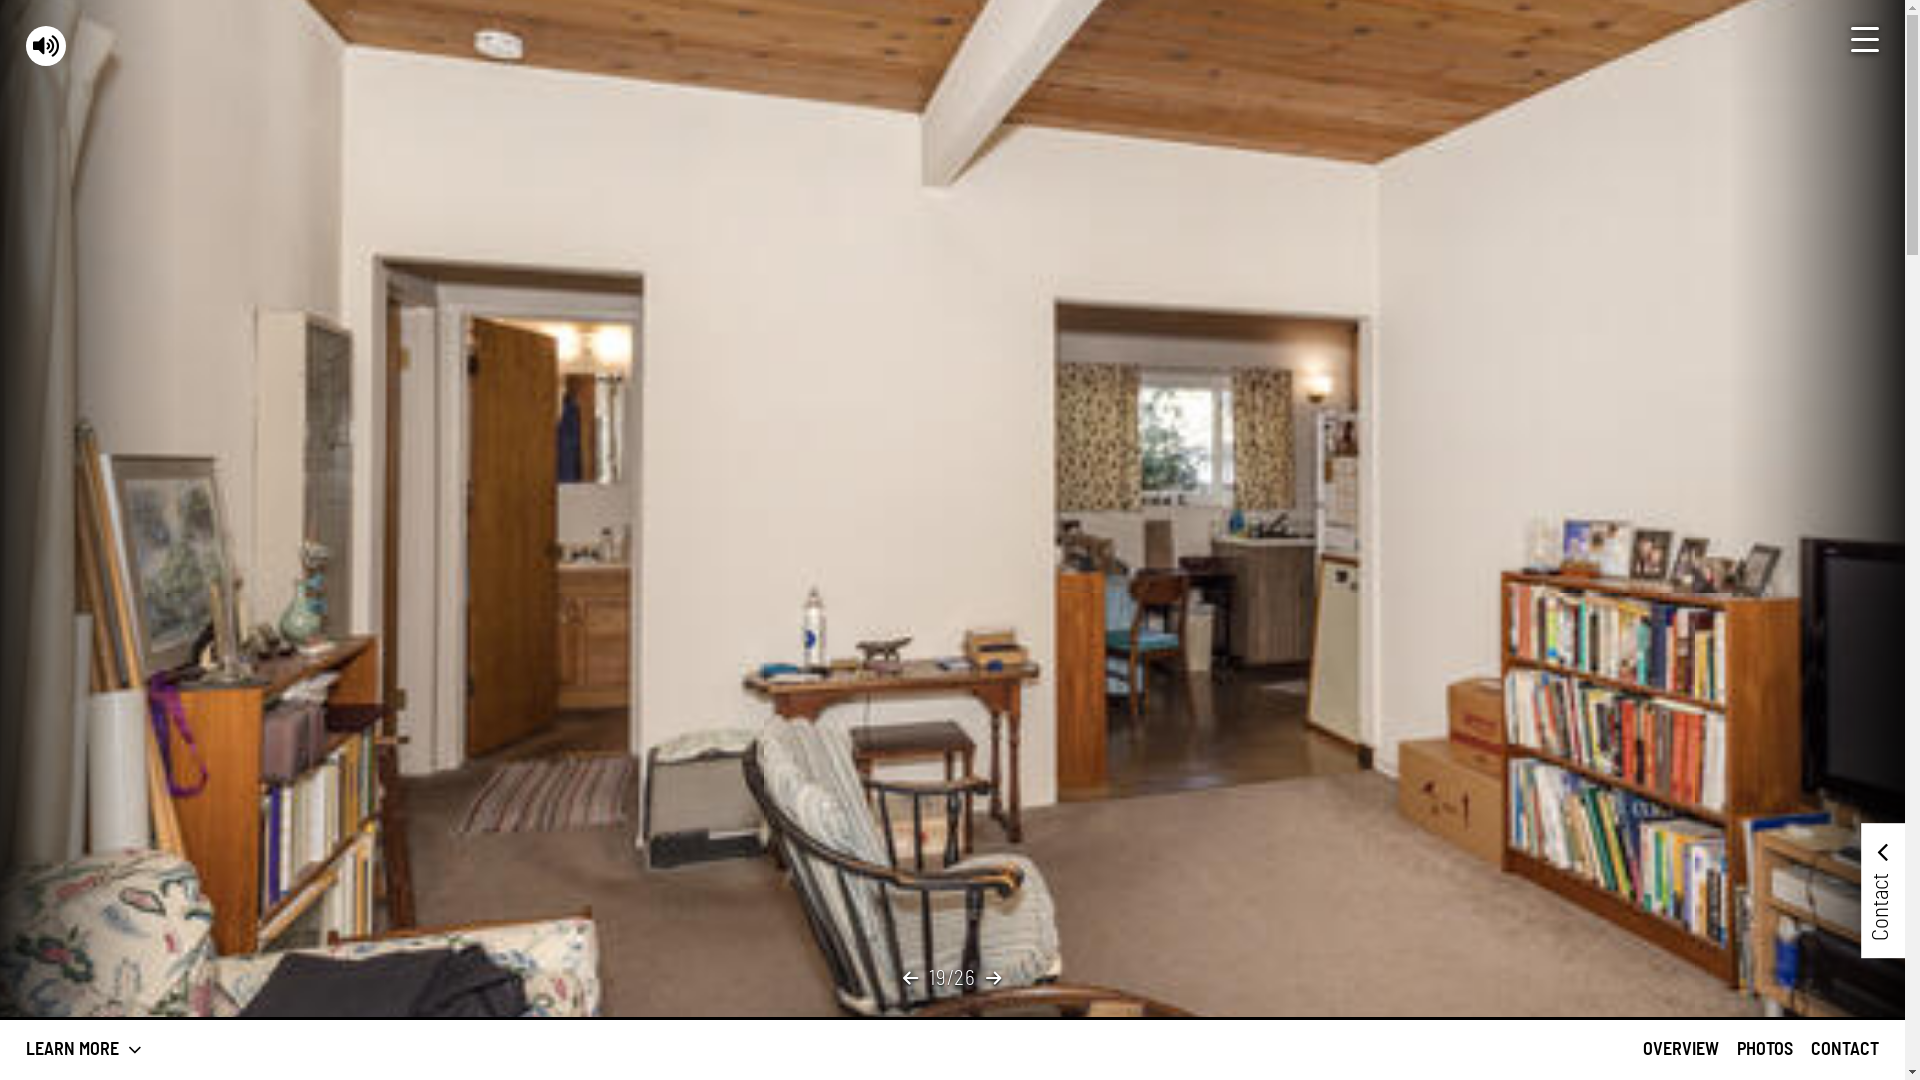 The image size is (1920, 1080). Describe the element at coordinates (1680, 1048) in the screenshot. I see `'OVERVIEW'` at that location.